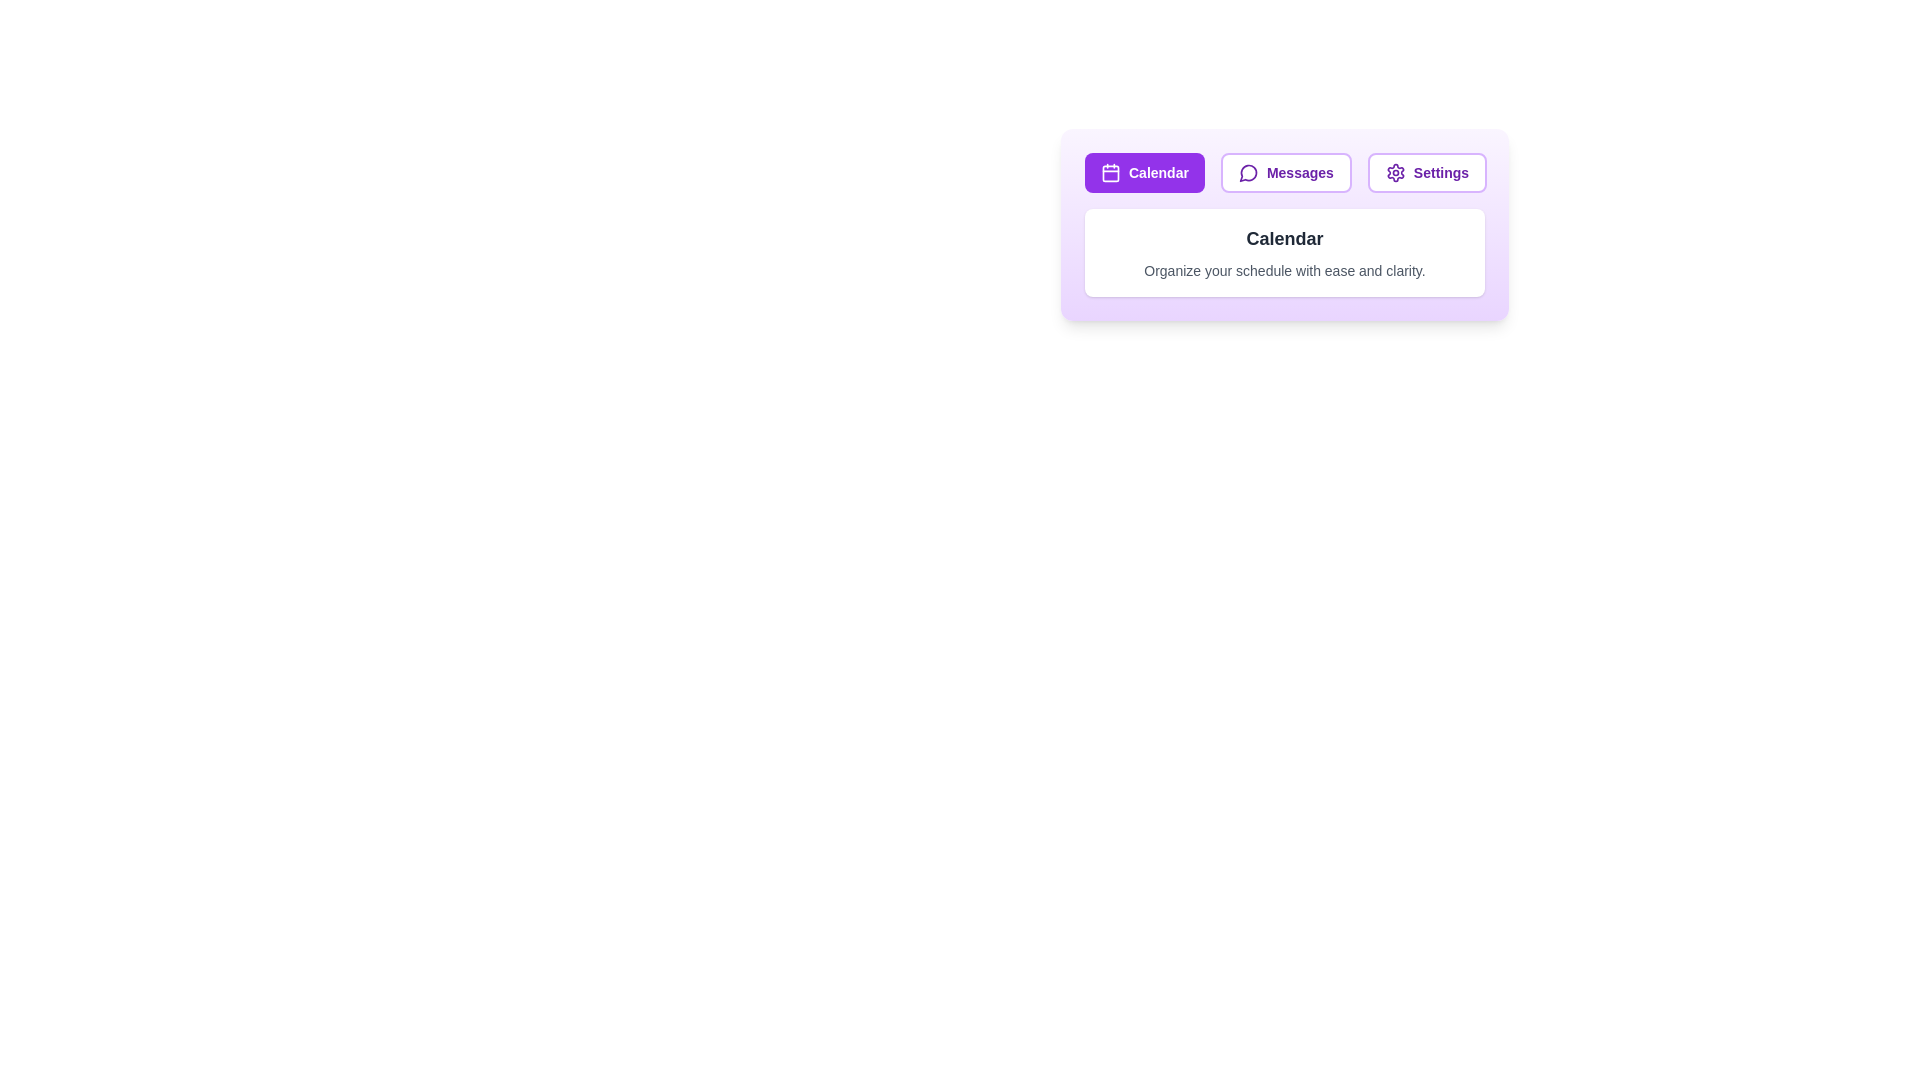  What do you see at coordinates (1144, 172) in the screenshot?
I see `the Calendar tab by clicking on its button` at bounding box center [1144, 172].